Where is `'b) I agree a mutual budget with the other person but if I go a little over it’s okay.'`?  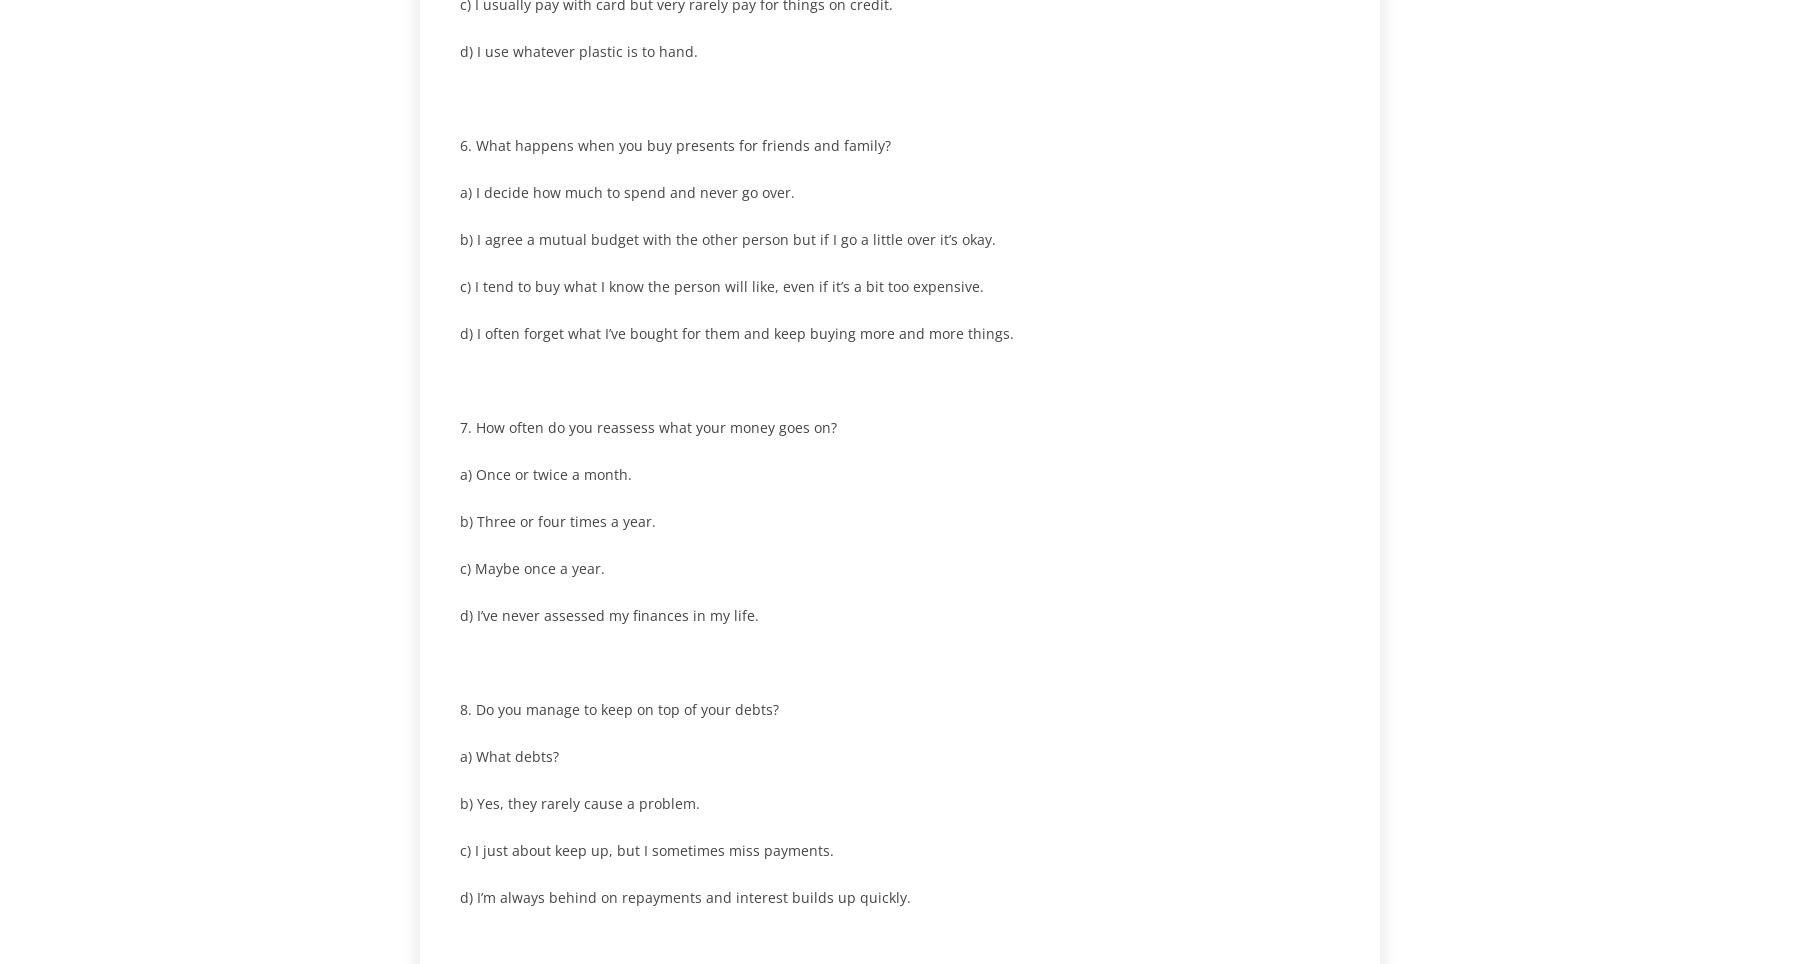
'b) I agree a mutual budget with the other person but if I go a little over it’s okay.' is located at coordinates (726, 238).